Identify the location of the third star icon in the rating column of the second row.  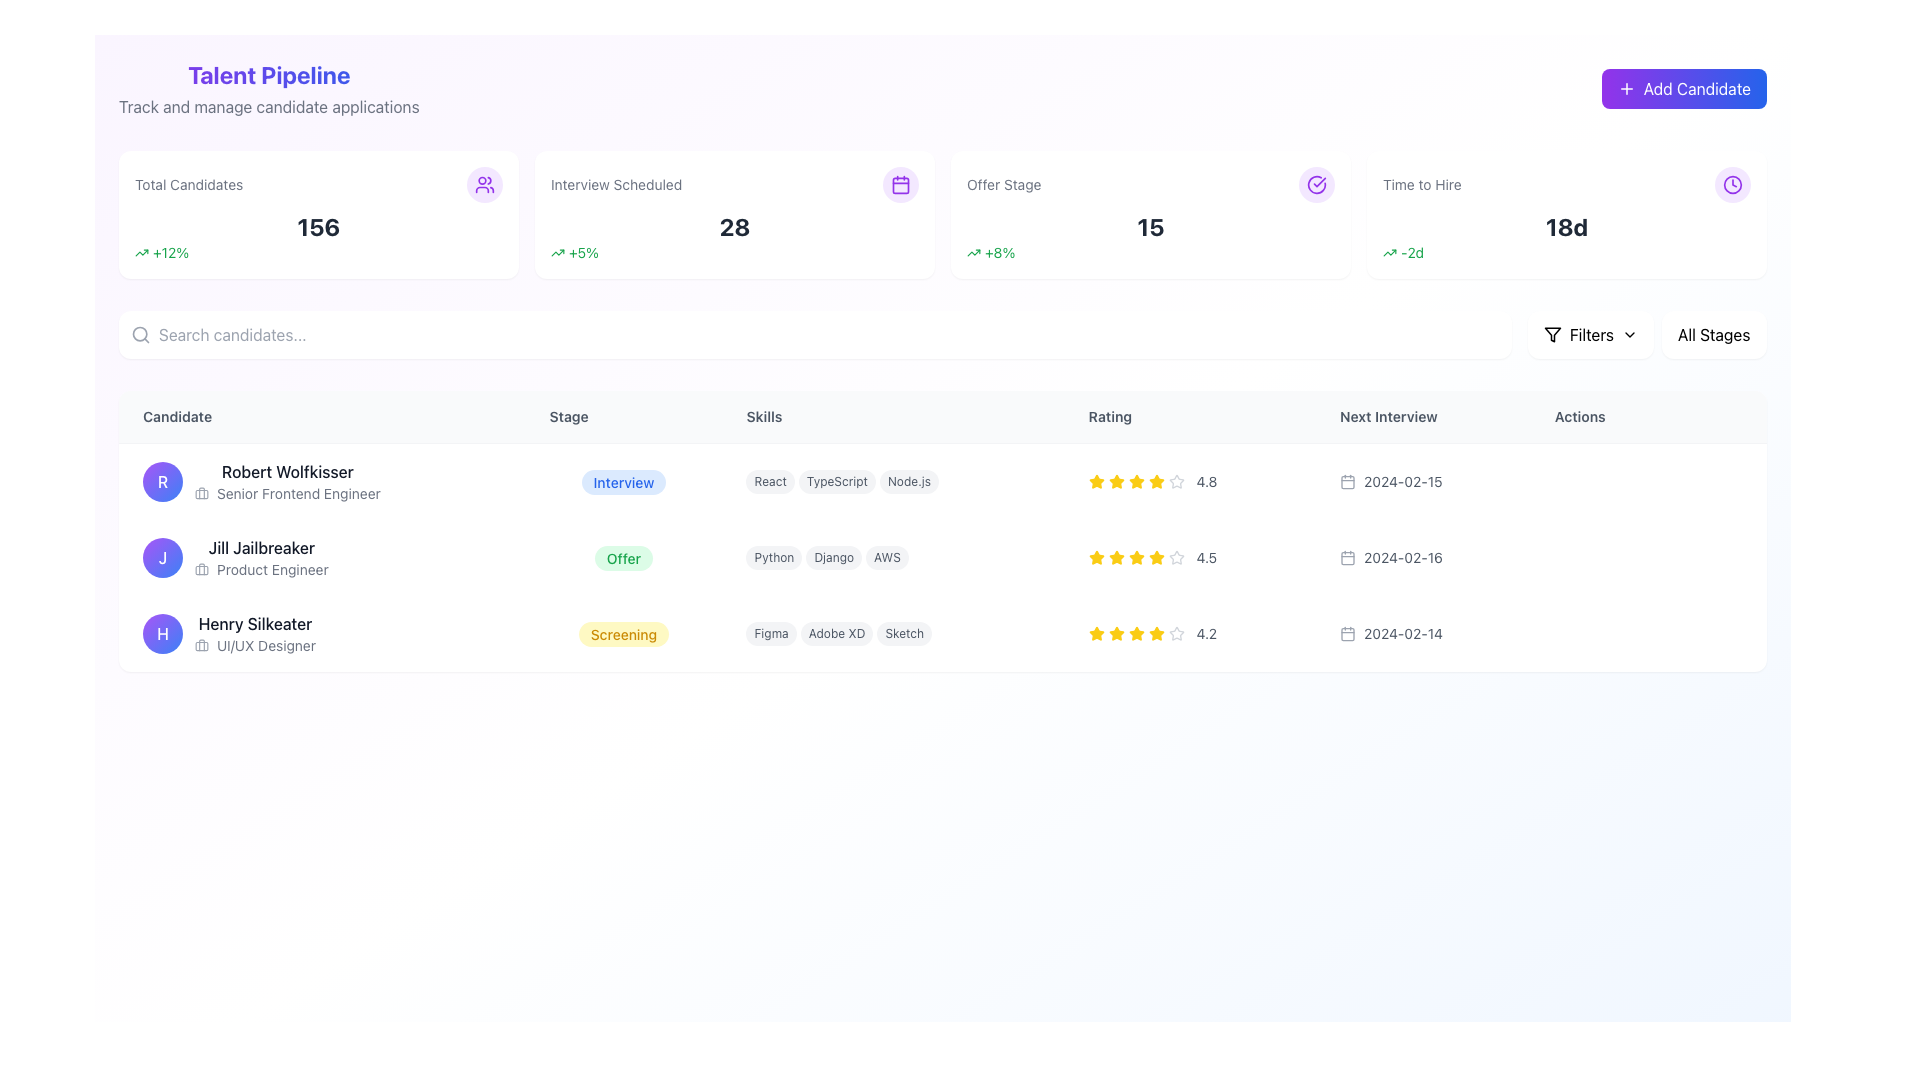
(1136, 557).